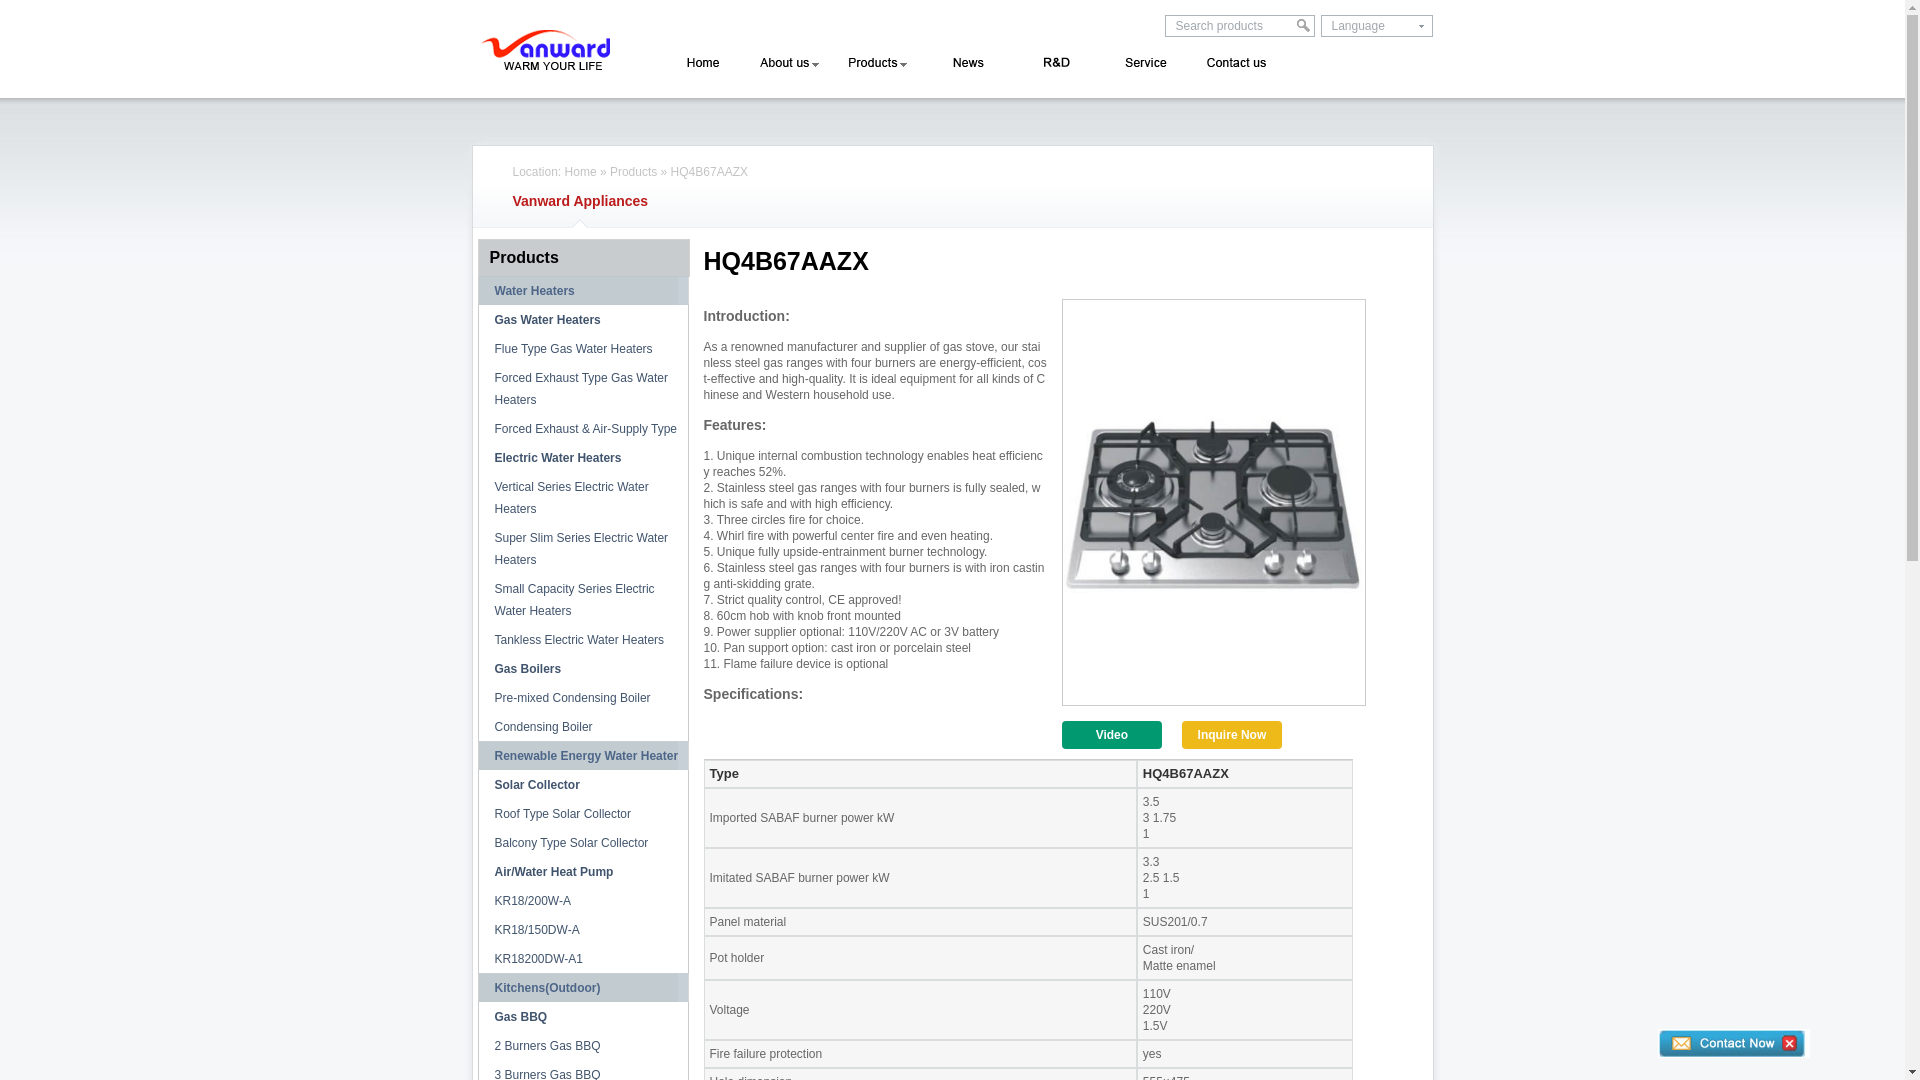 This screenshot has height=1080, width=1920. What do you see at coordinates (1234, 62) in the screenshot?
I see `'Contact us'` at bounding box center [1234, 62].